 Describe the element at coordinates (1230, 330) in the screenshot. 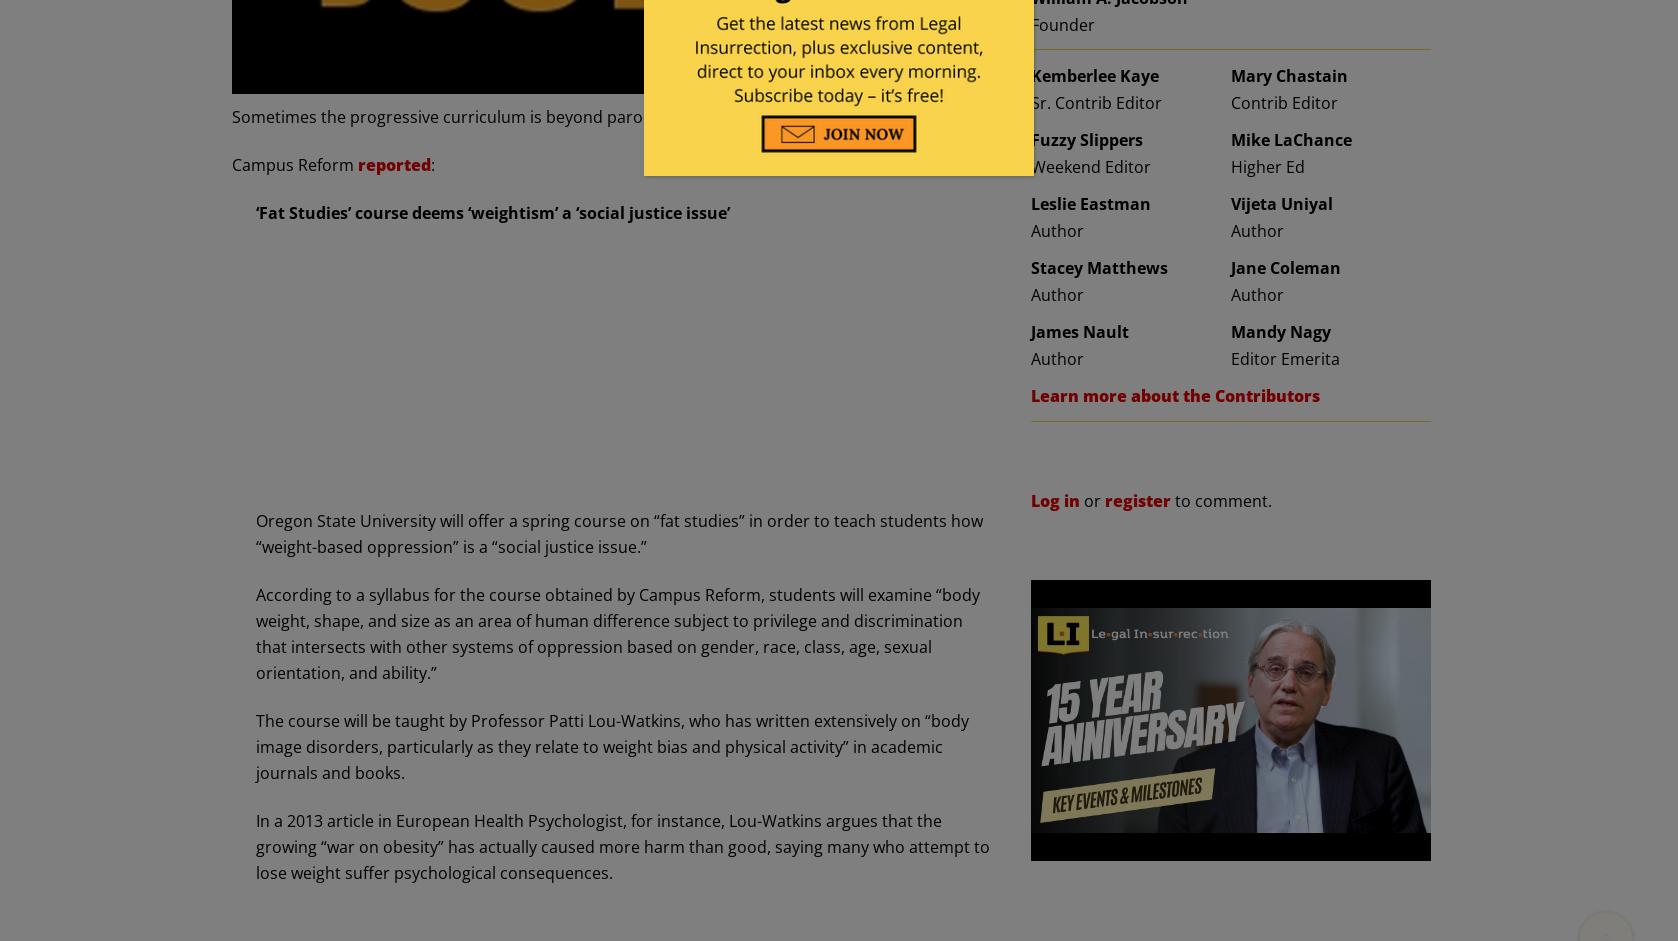

I see `'Mandy Nagy'` at that location.